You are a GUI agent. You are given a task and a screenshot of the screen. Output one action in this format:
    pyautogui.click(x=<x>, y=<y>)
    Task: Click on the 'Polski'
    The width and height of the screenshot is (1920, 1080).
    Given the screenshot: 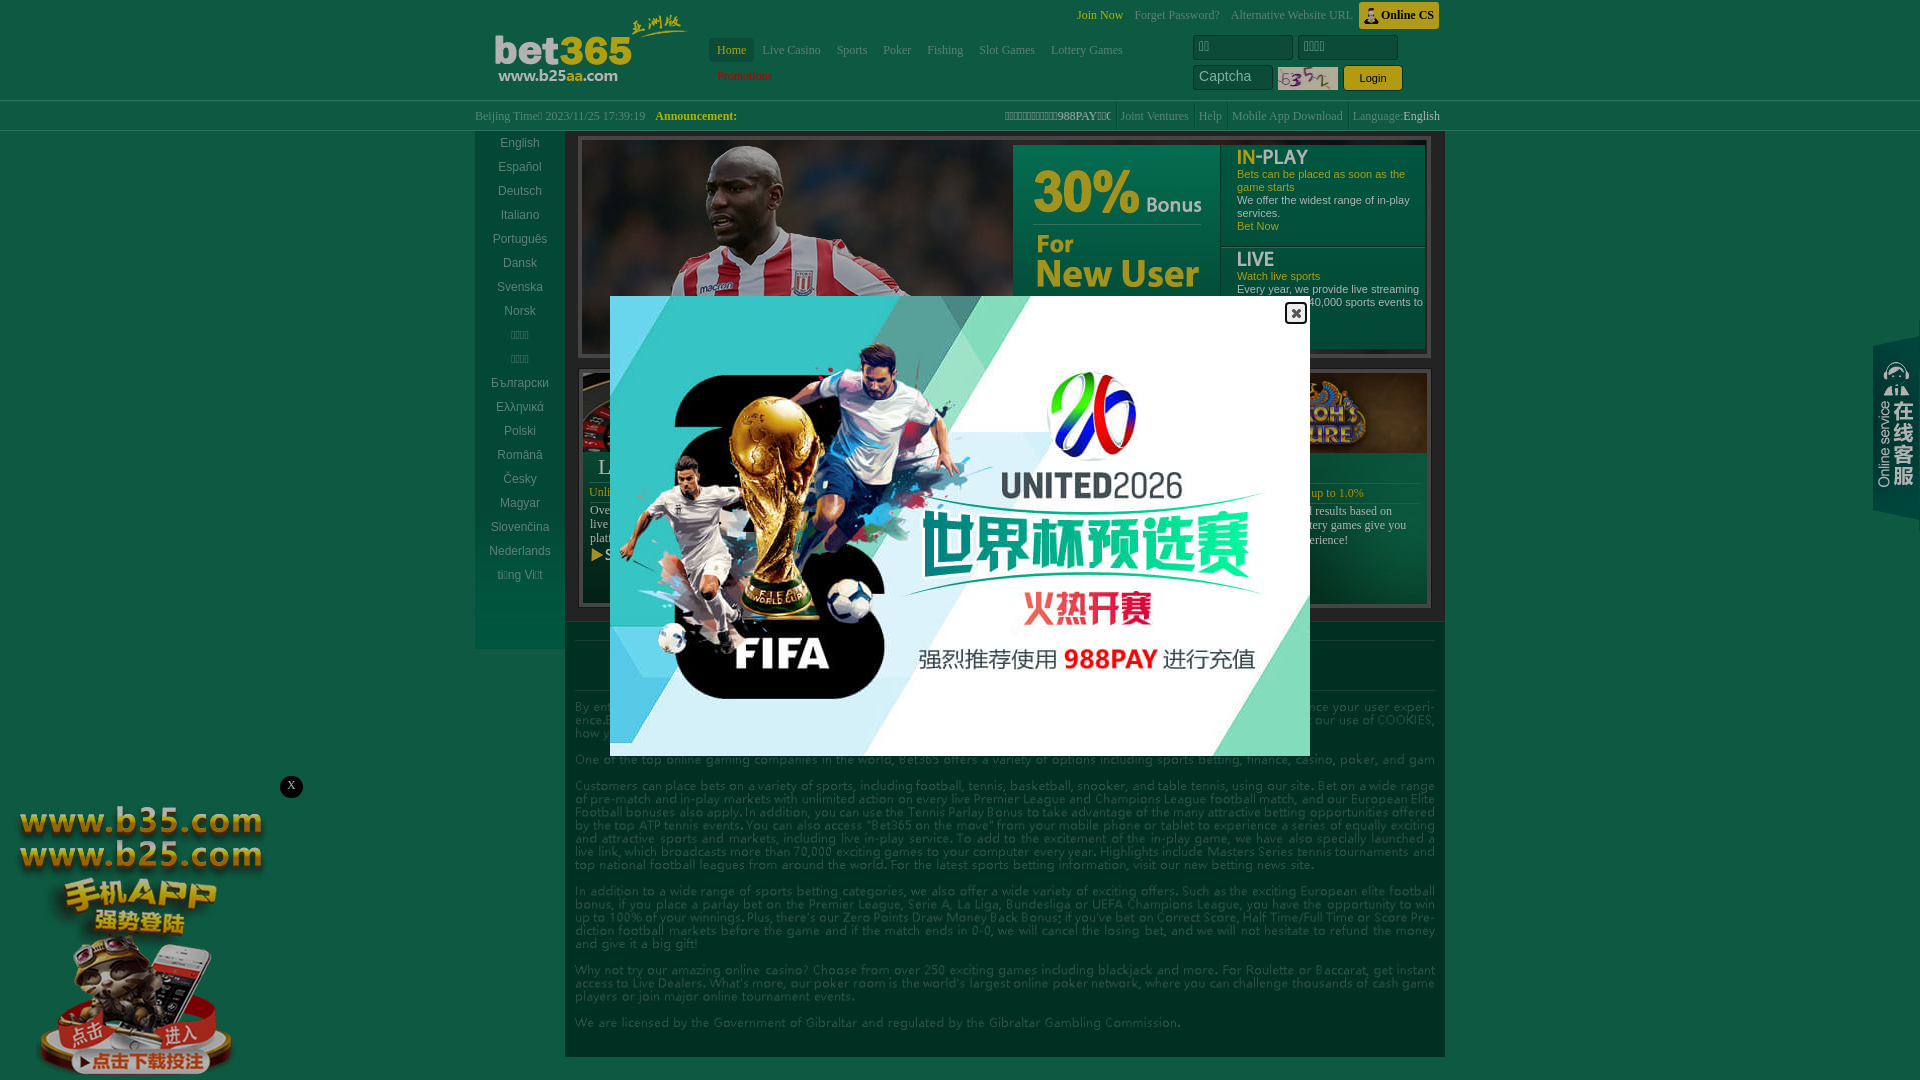 What is the action you would take?
    pyautogui.click(x=519, y=430)
    